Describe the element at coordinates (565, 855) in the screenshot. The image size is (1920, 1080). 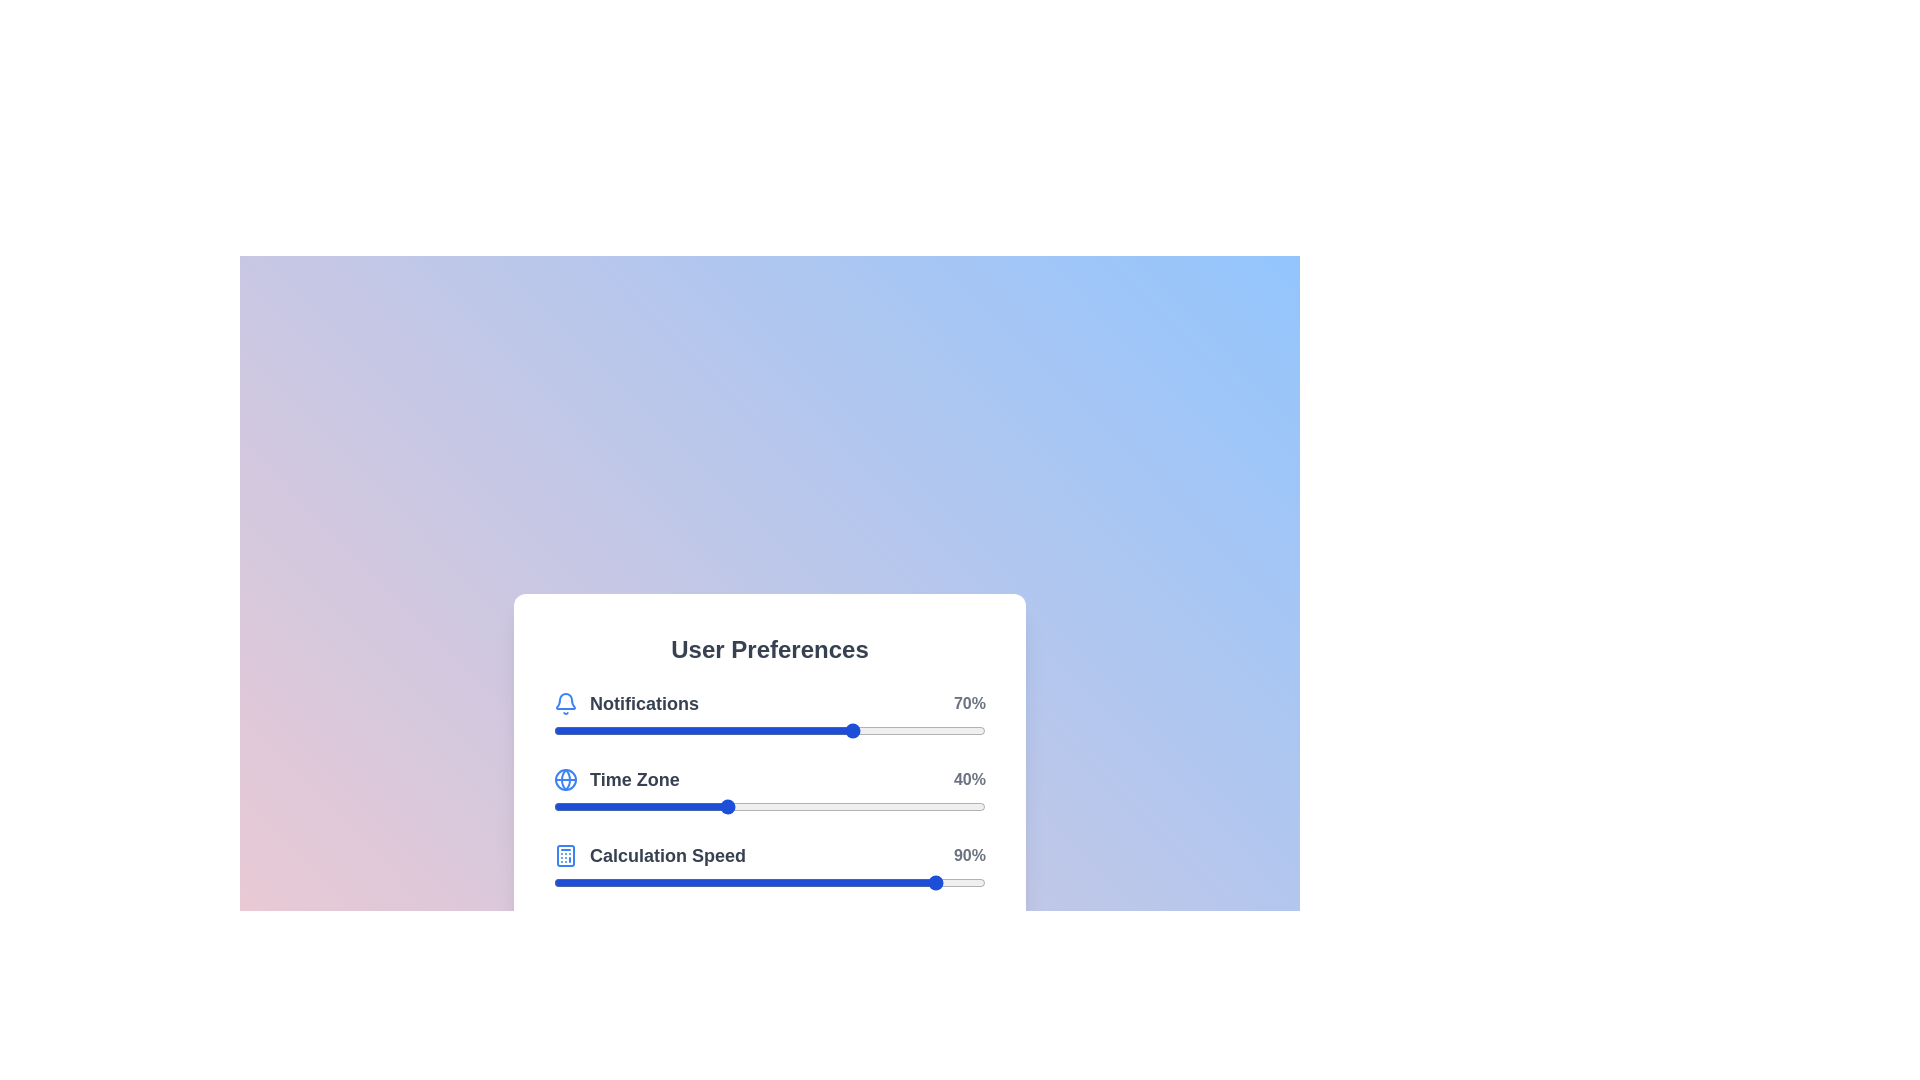
I see `the icon corresponding to Calculation Speed` at that location.